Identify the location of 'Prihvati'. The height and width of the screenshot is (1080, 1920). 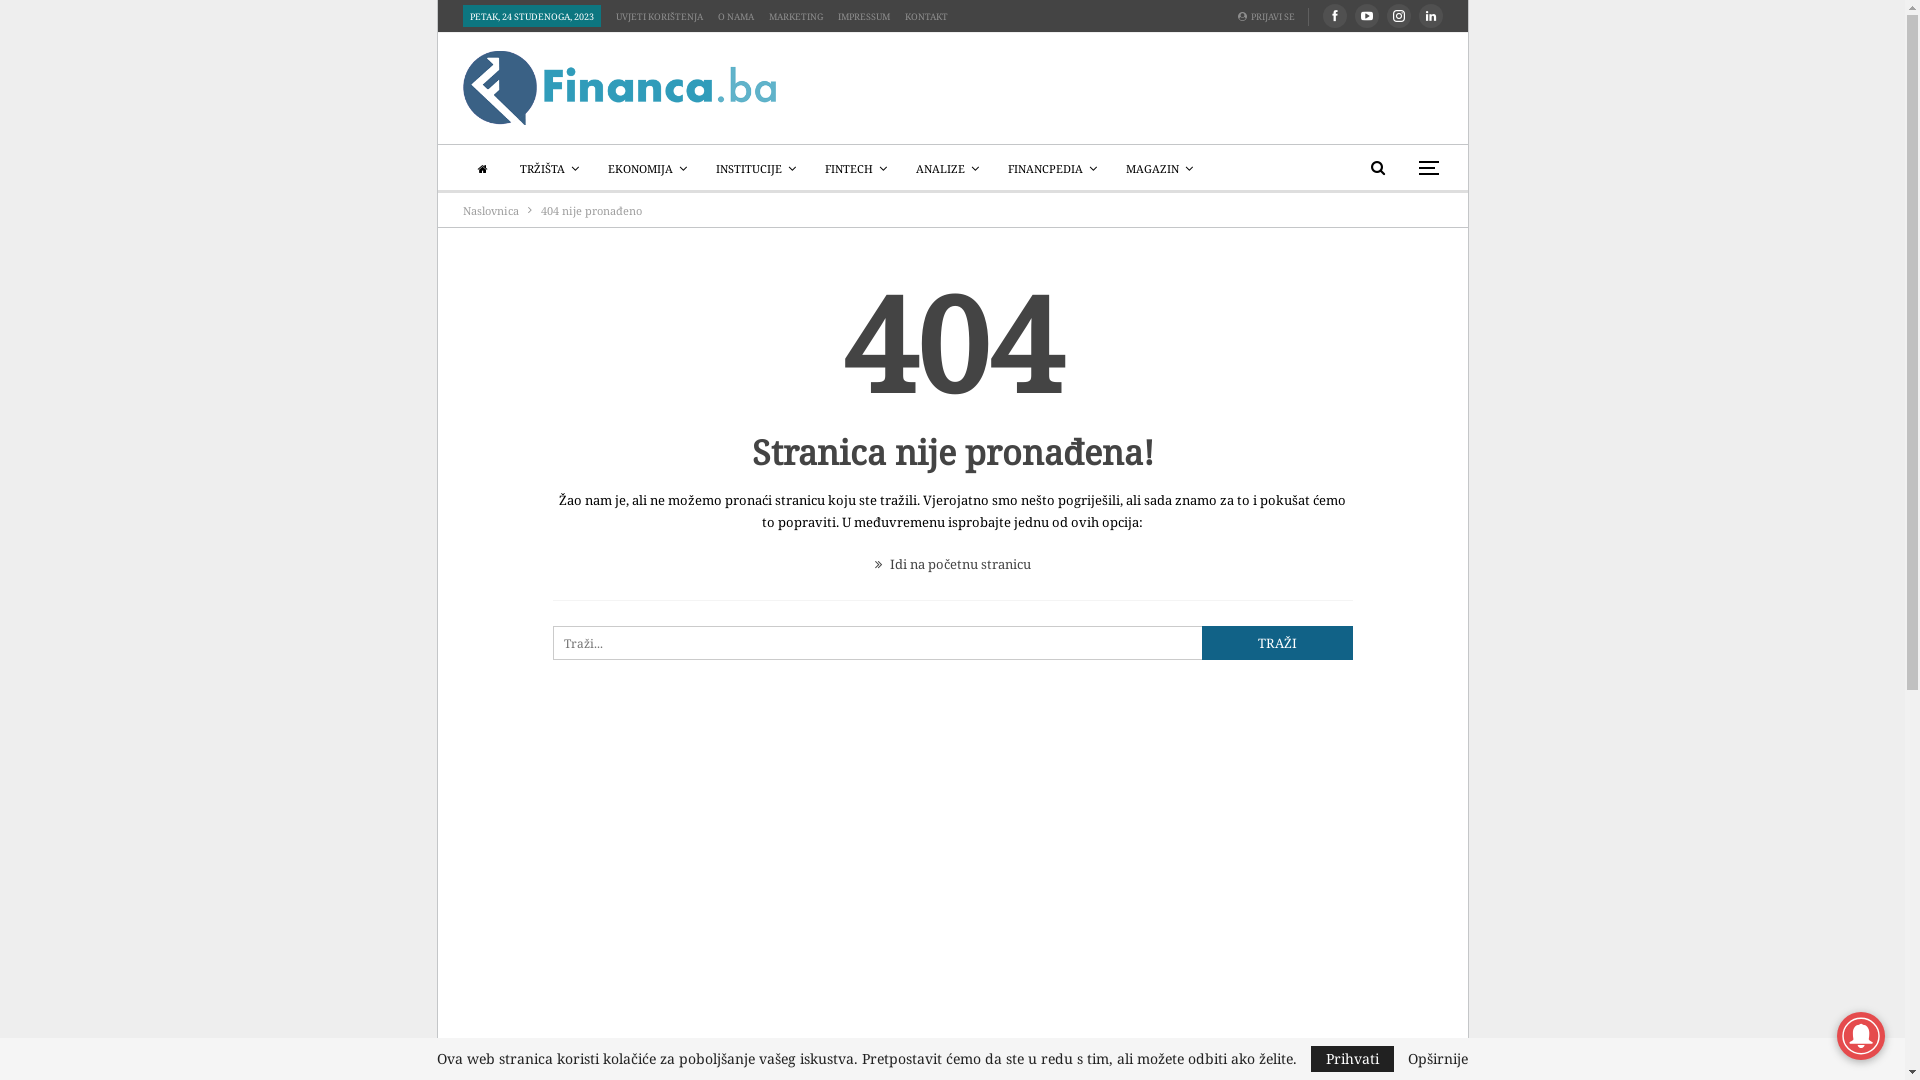
(1352, 1058).